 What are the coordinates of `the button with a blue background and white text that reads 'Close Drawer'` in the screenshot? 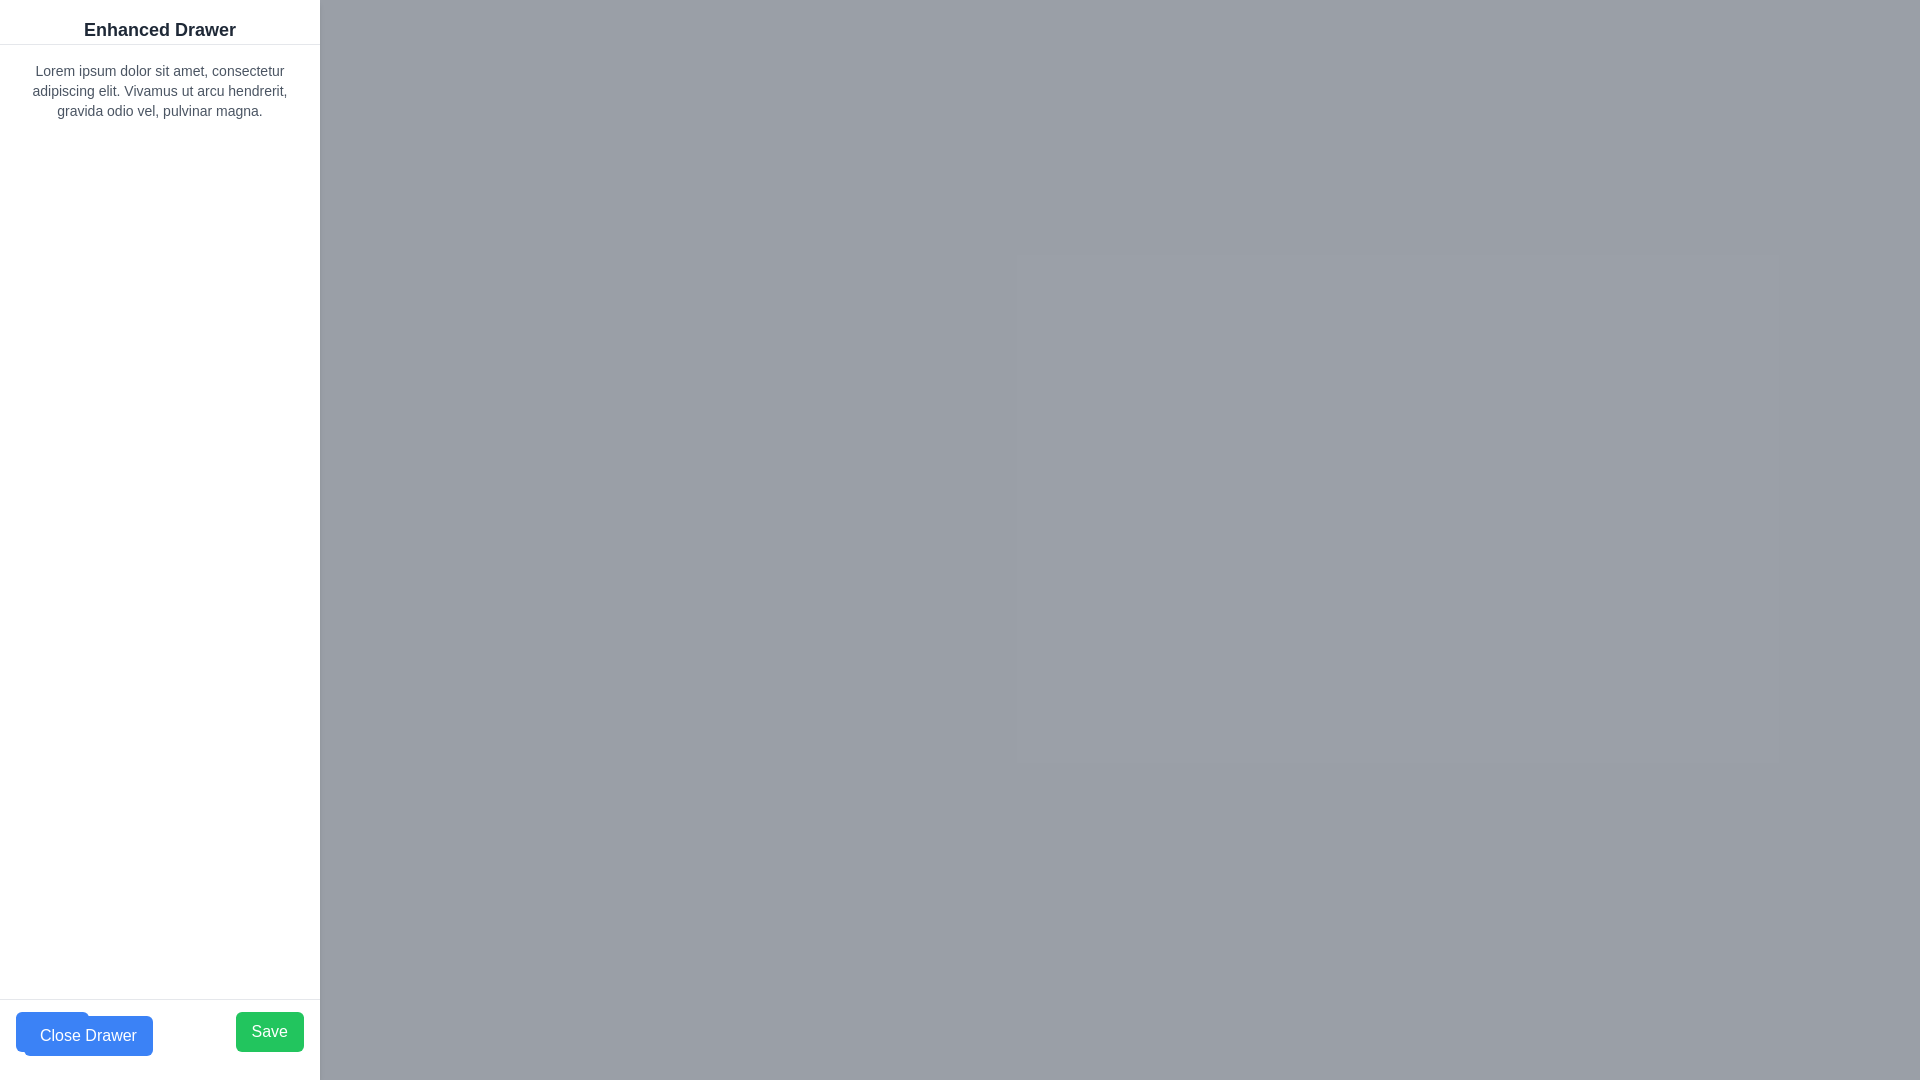 It's located at (87, 1035).